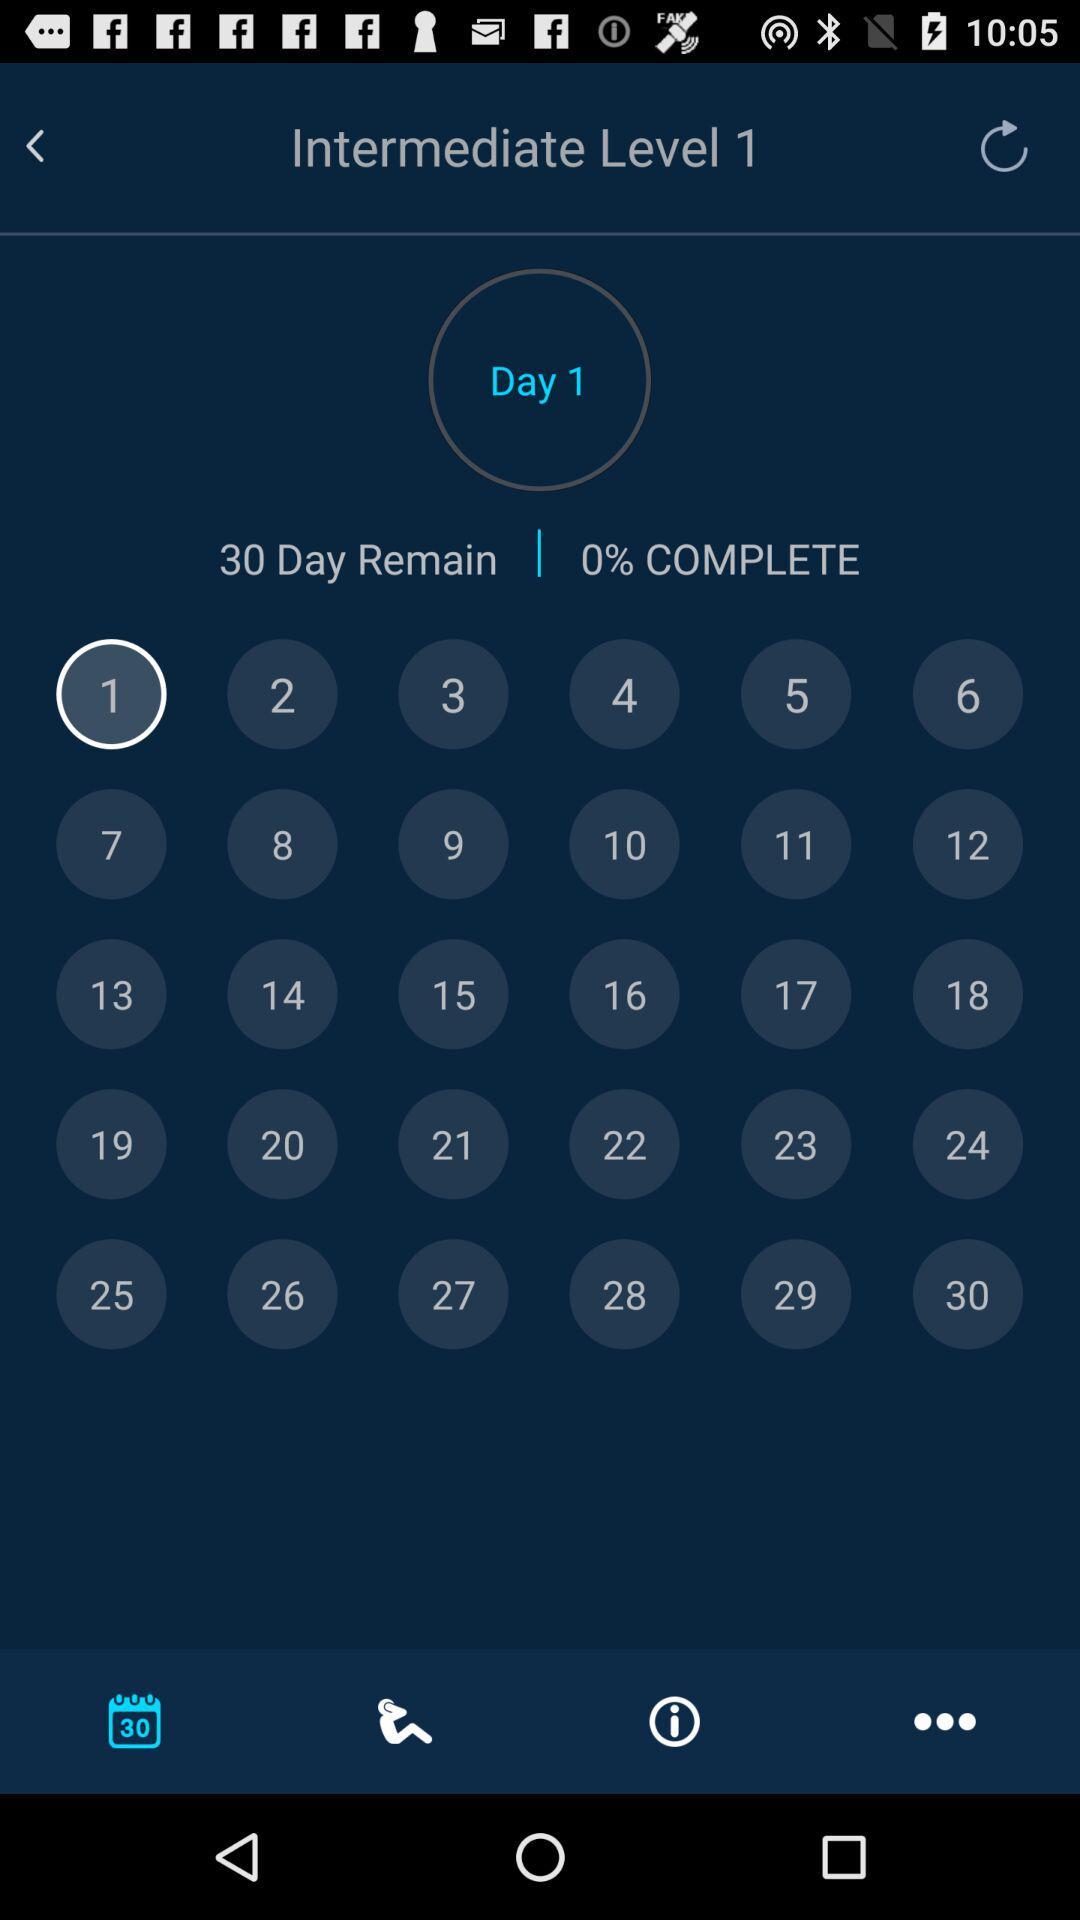  I want to click on day 20, so click(282, 1144).